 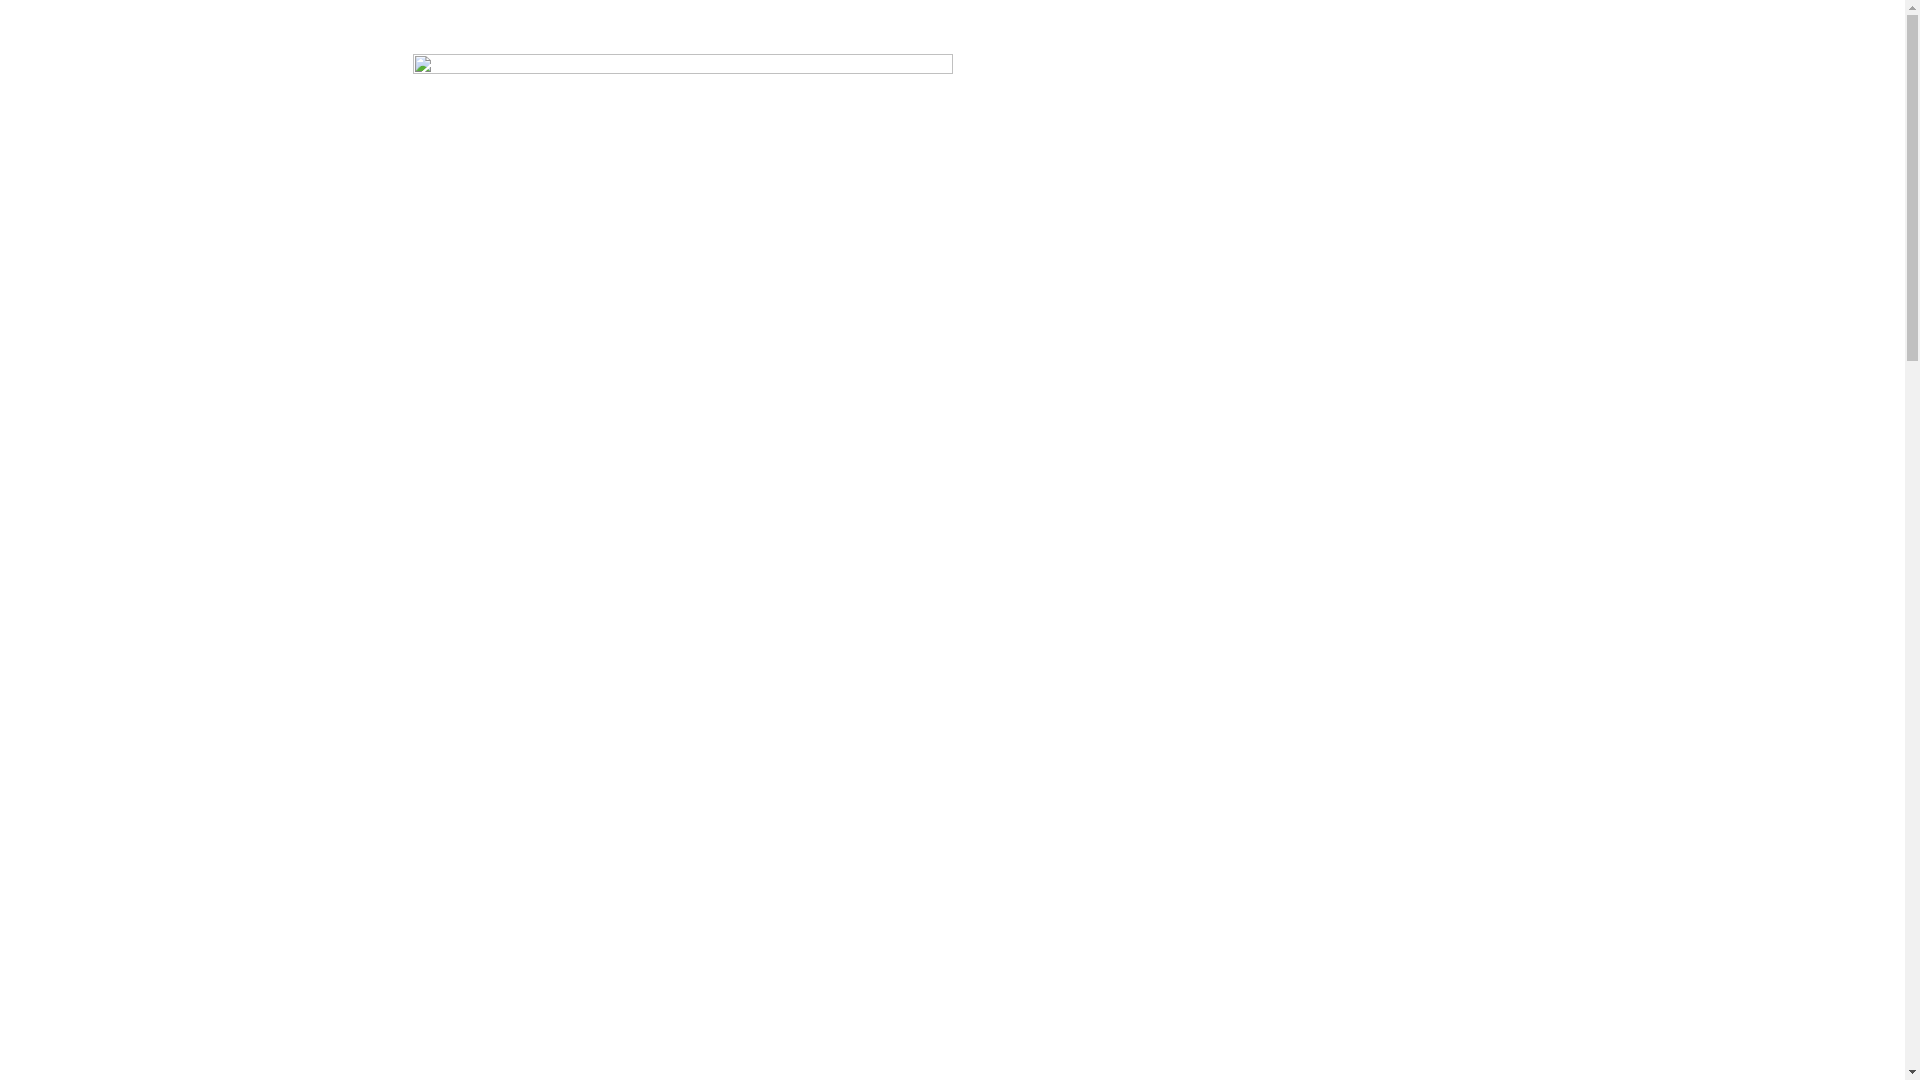 I want to click on 'nuova_1_ok', so click(x=681, y=67).